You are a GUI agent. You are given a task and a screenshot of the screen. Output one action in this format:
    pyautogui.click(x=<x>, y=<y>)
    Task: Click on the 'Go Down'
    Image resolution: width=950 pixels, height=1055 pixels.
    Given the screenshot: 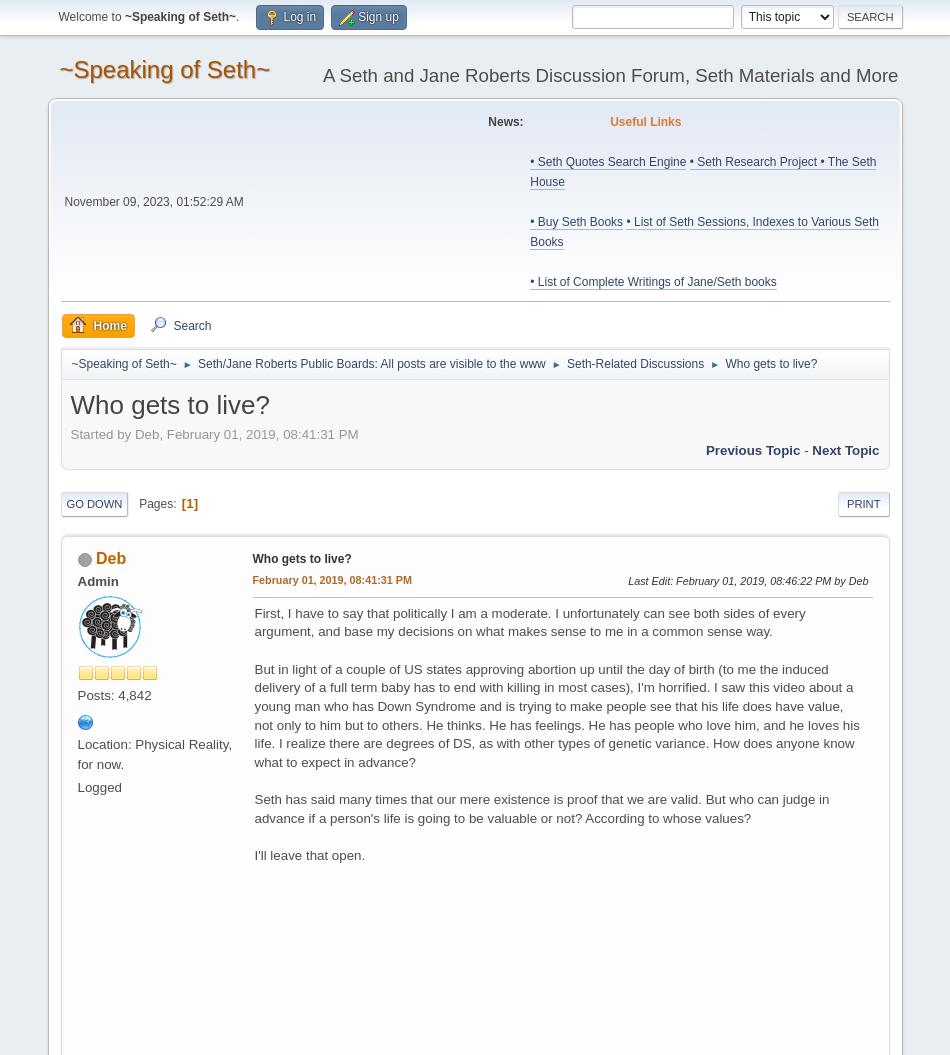 What is the action you would take?
    pyautogui.click(x=93, y=503)
    